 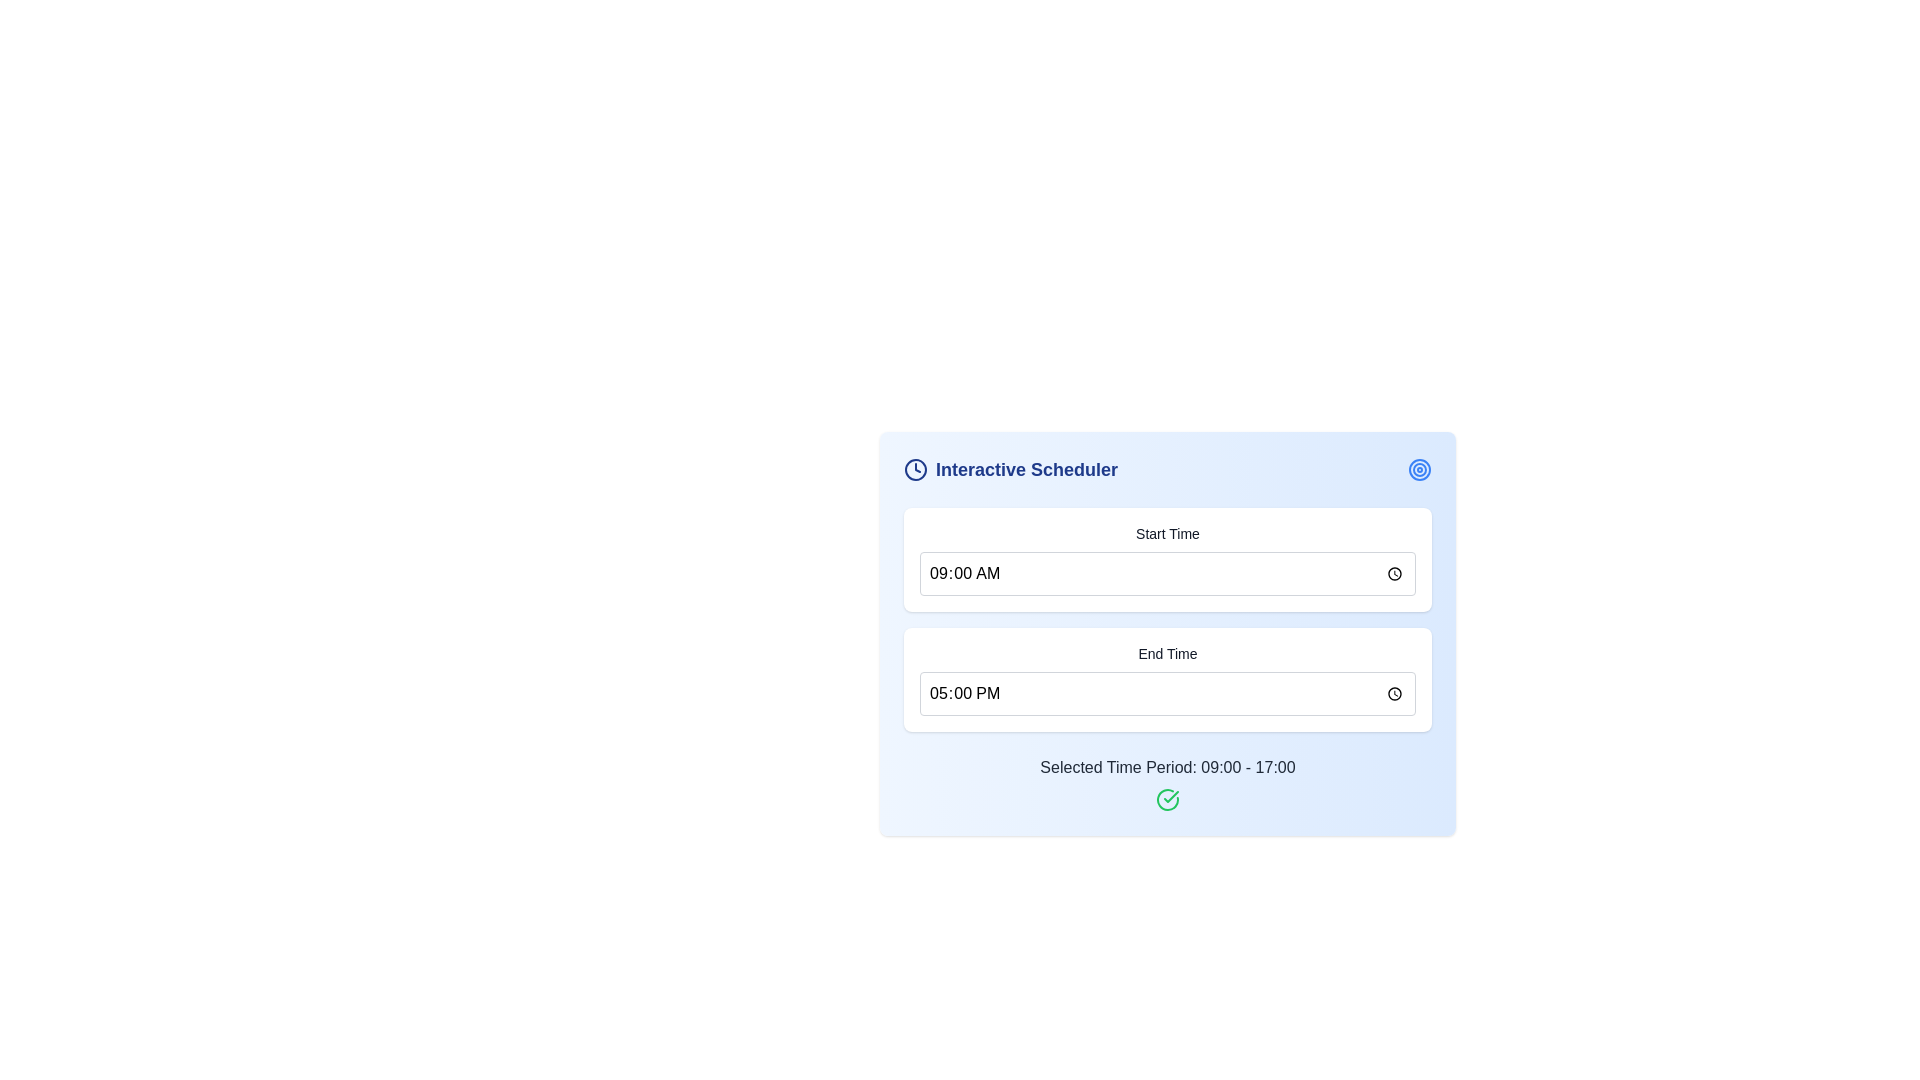 I want to click on the 'Start Time' static text label displayed in a medium-sized, bold font with a dark color on a white background, located above the time selection input field in the scheduler interface, so click(x=1167, y=532).